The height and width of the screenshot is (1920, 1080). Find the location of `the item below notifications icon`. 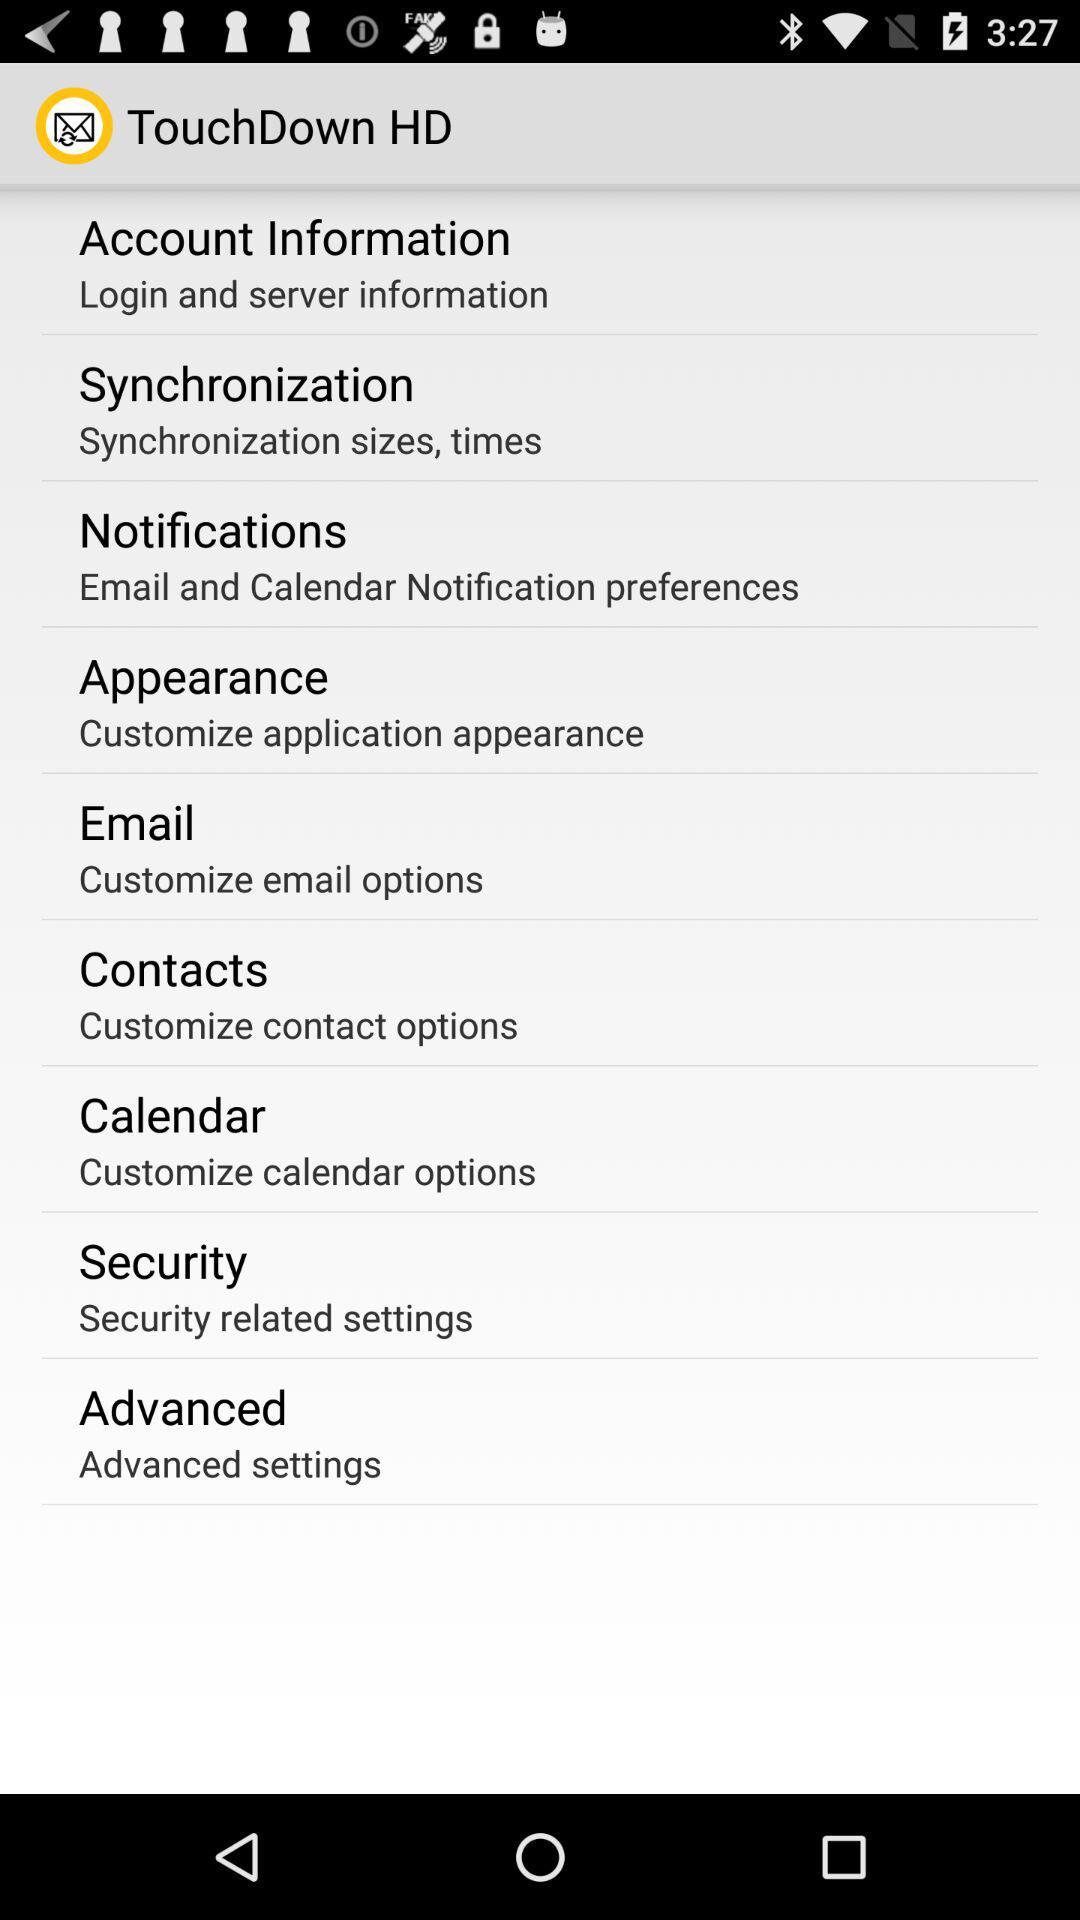

the item below notifications icon is located at coordinates (438, 584).